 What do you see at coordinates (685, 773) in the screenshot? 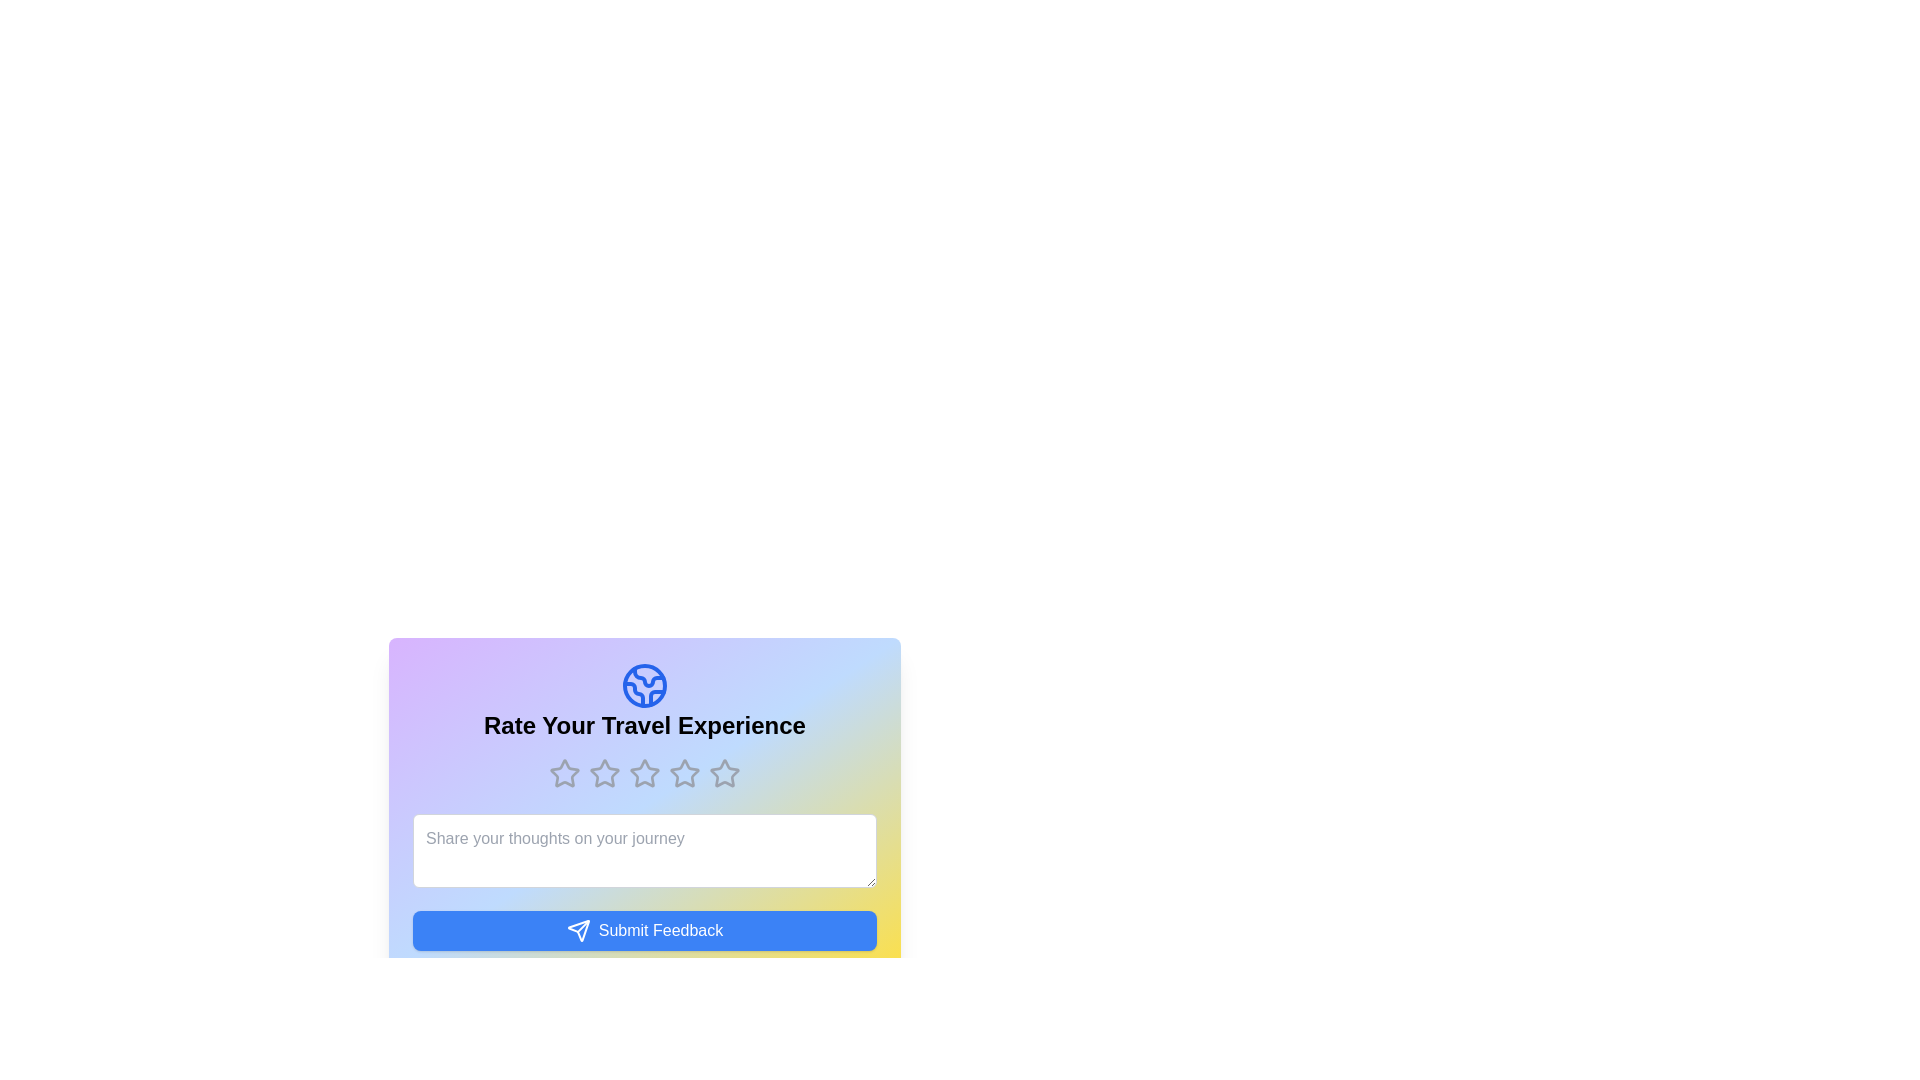
I see `the rating to 4 stars by clicking on the corresponding star` at bounding box center [685, 773].